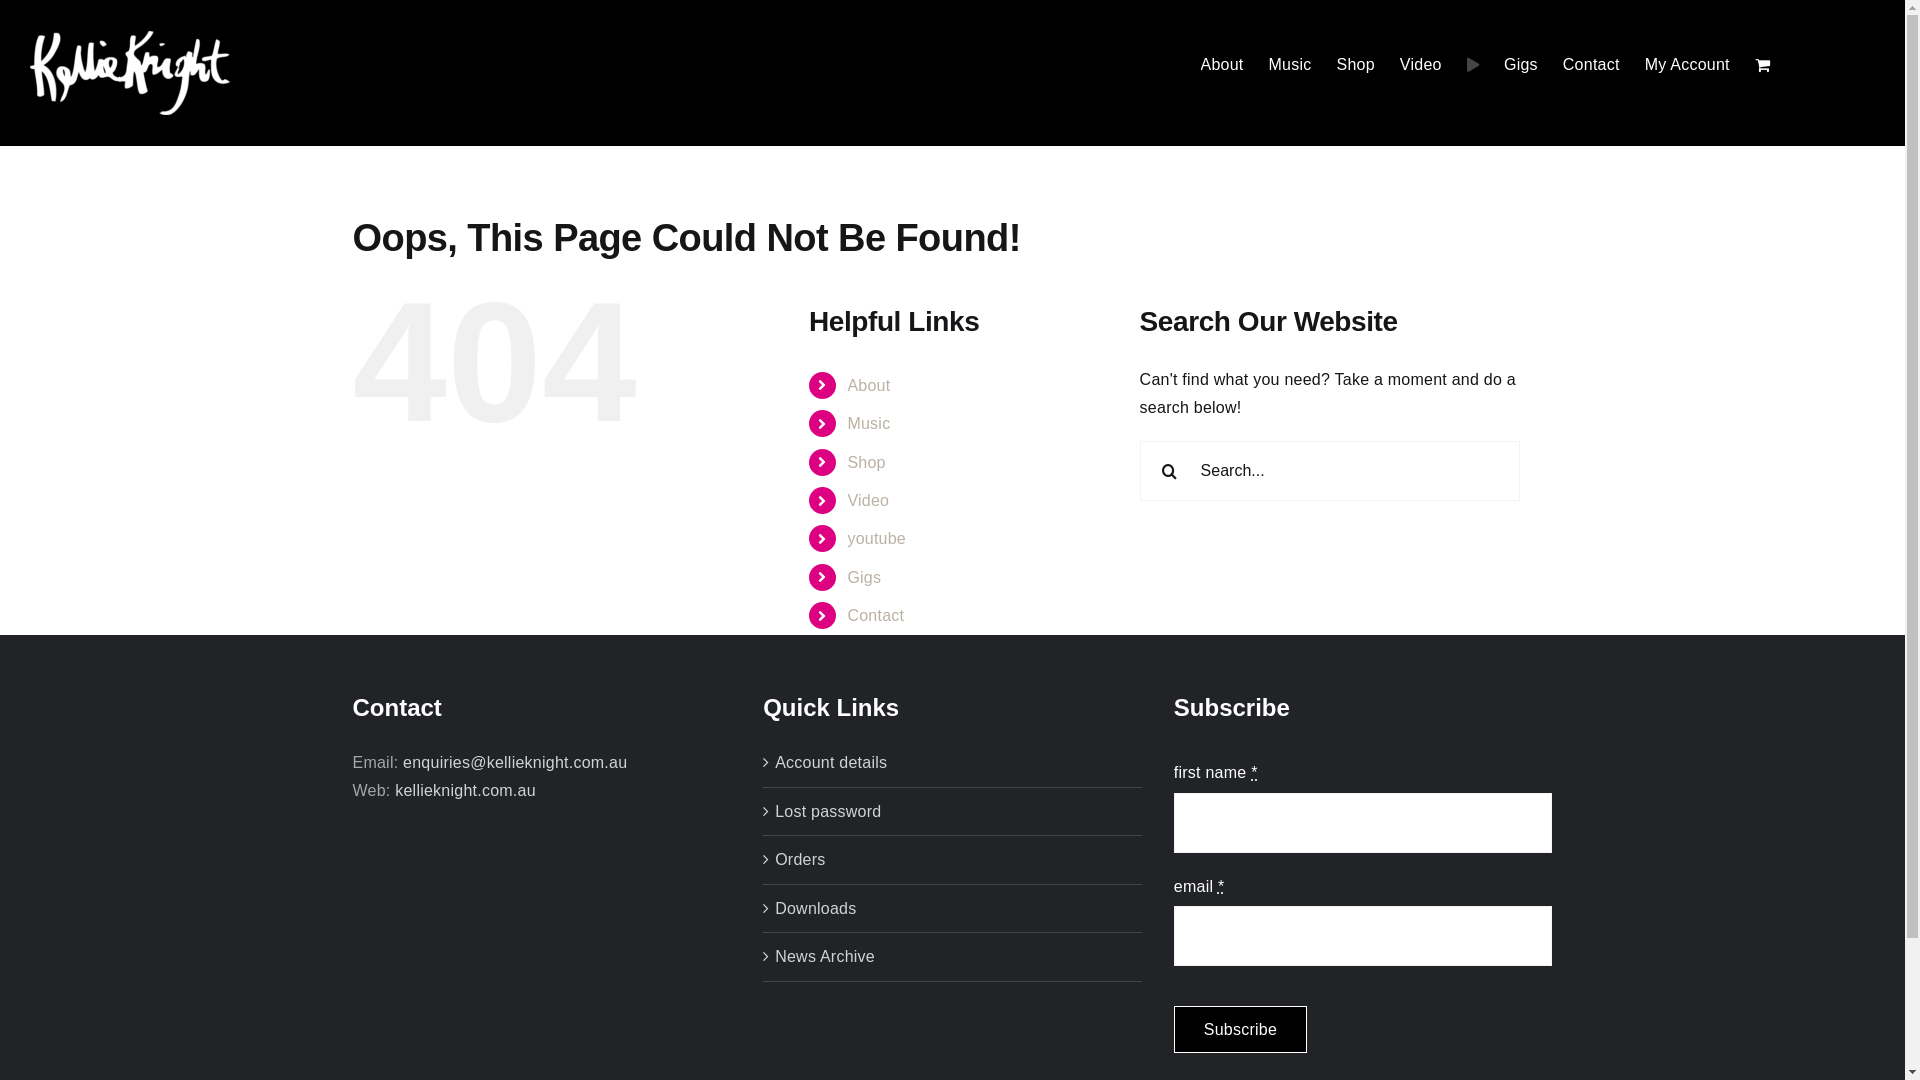 This screenshot has width=1920, height=1080. What do you see at coordinates (952, 763) in the screenshot?
I see `'Account details'` at bounding box center [952, 763].